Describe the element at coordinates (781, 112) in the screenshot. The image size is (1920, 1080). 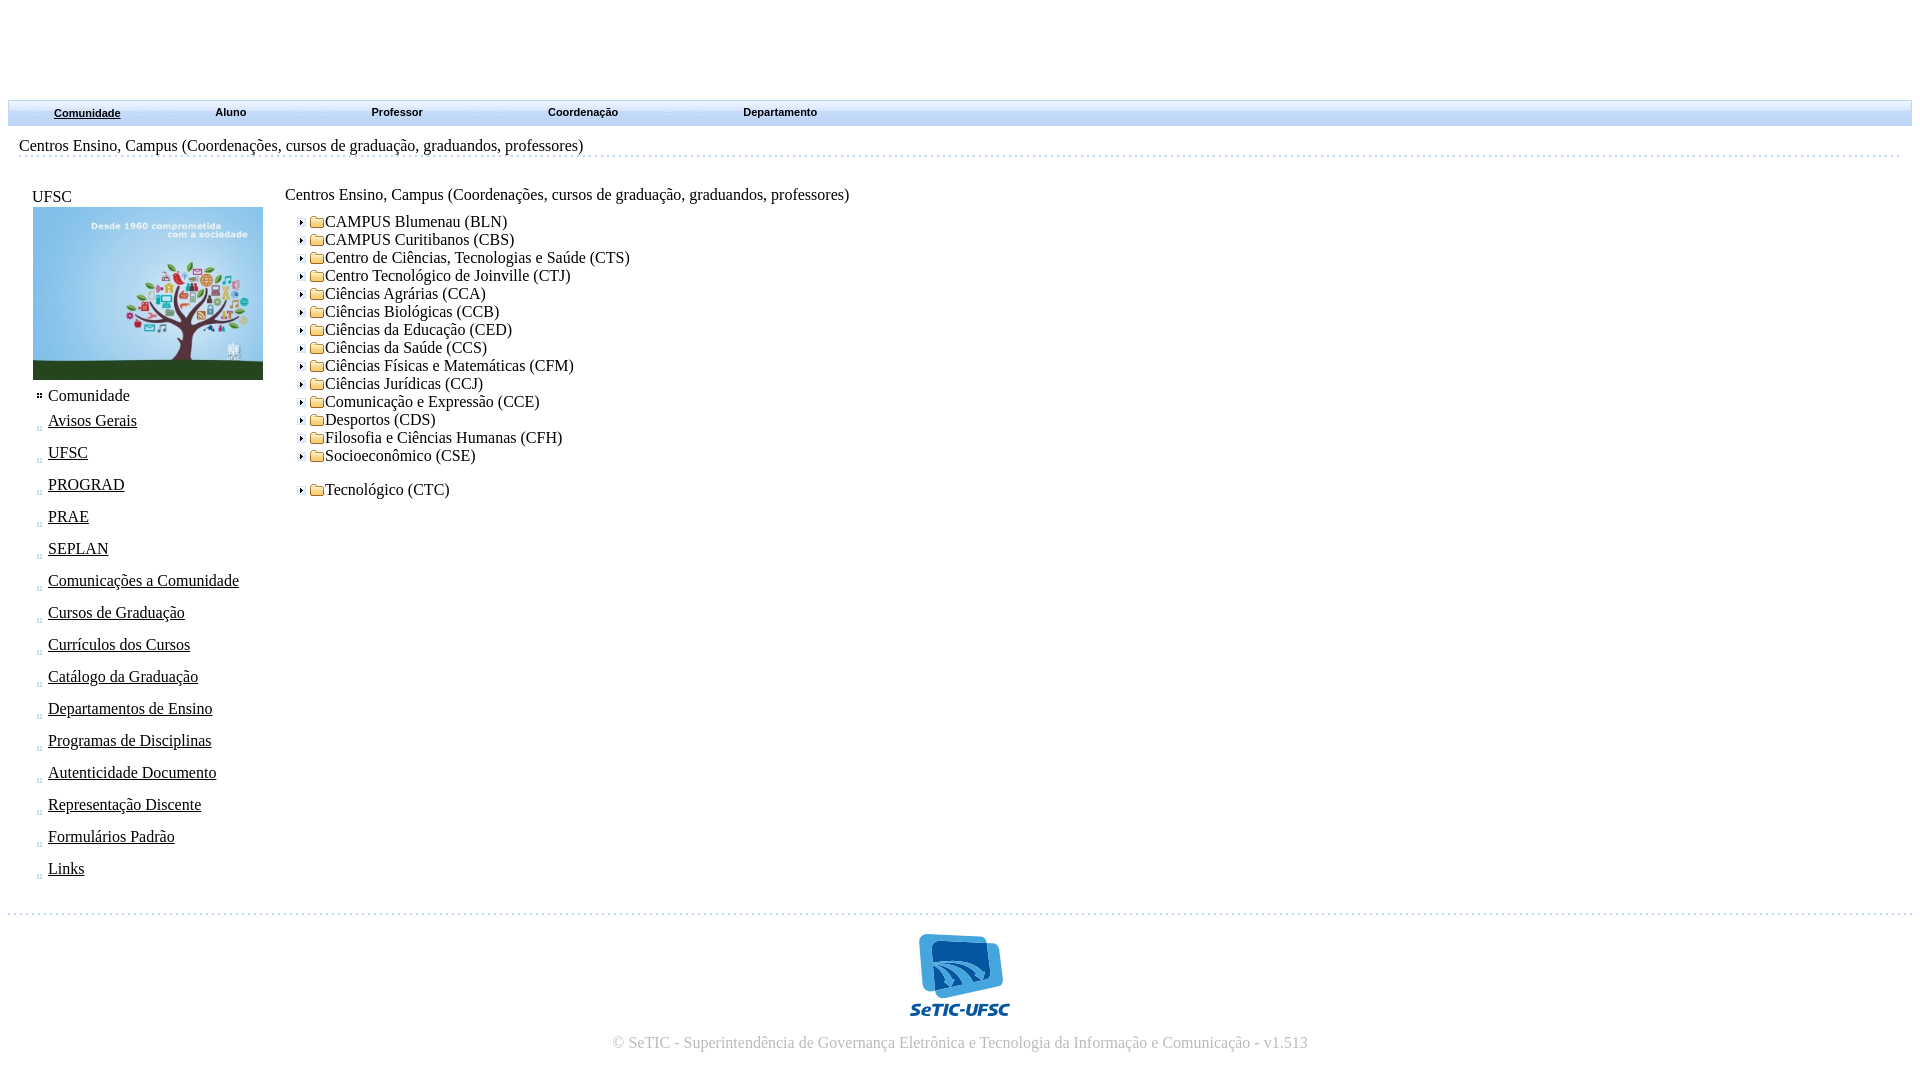
I see `'Departamento'` at that location.